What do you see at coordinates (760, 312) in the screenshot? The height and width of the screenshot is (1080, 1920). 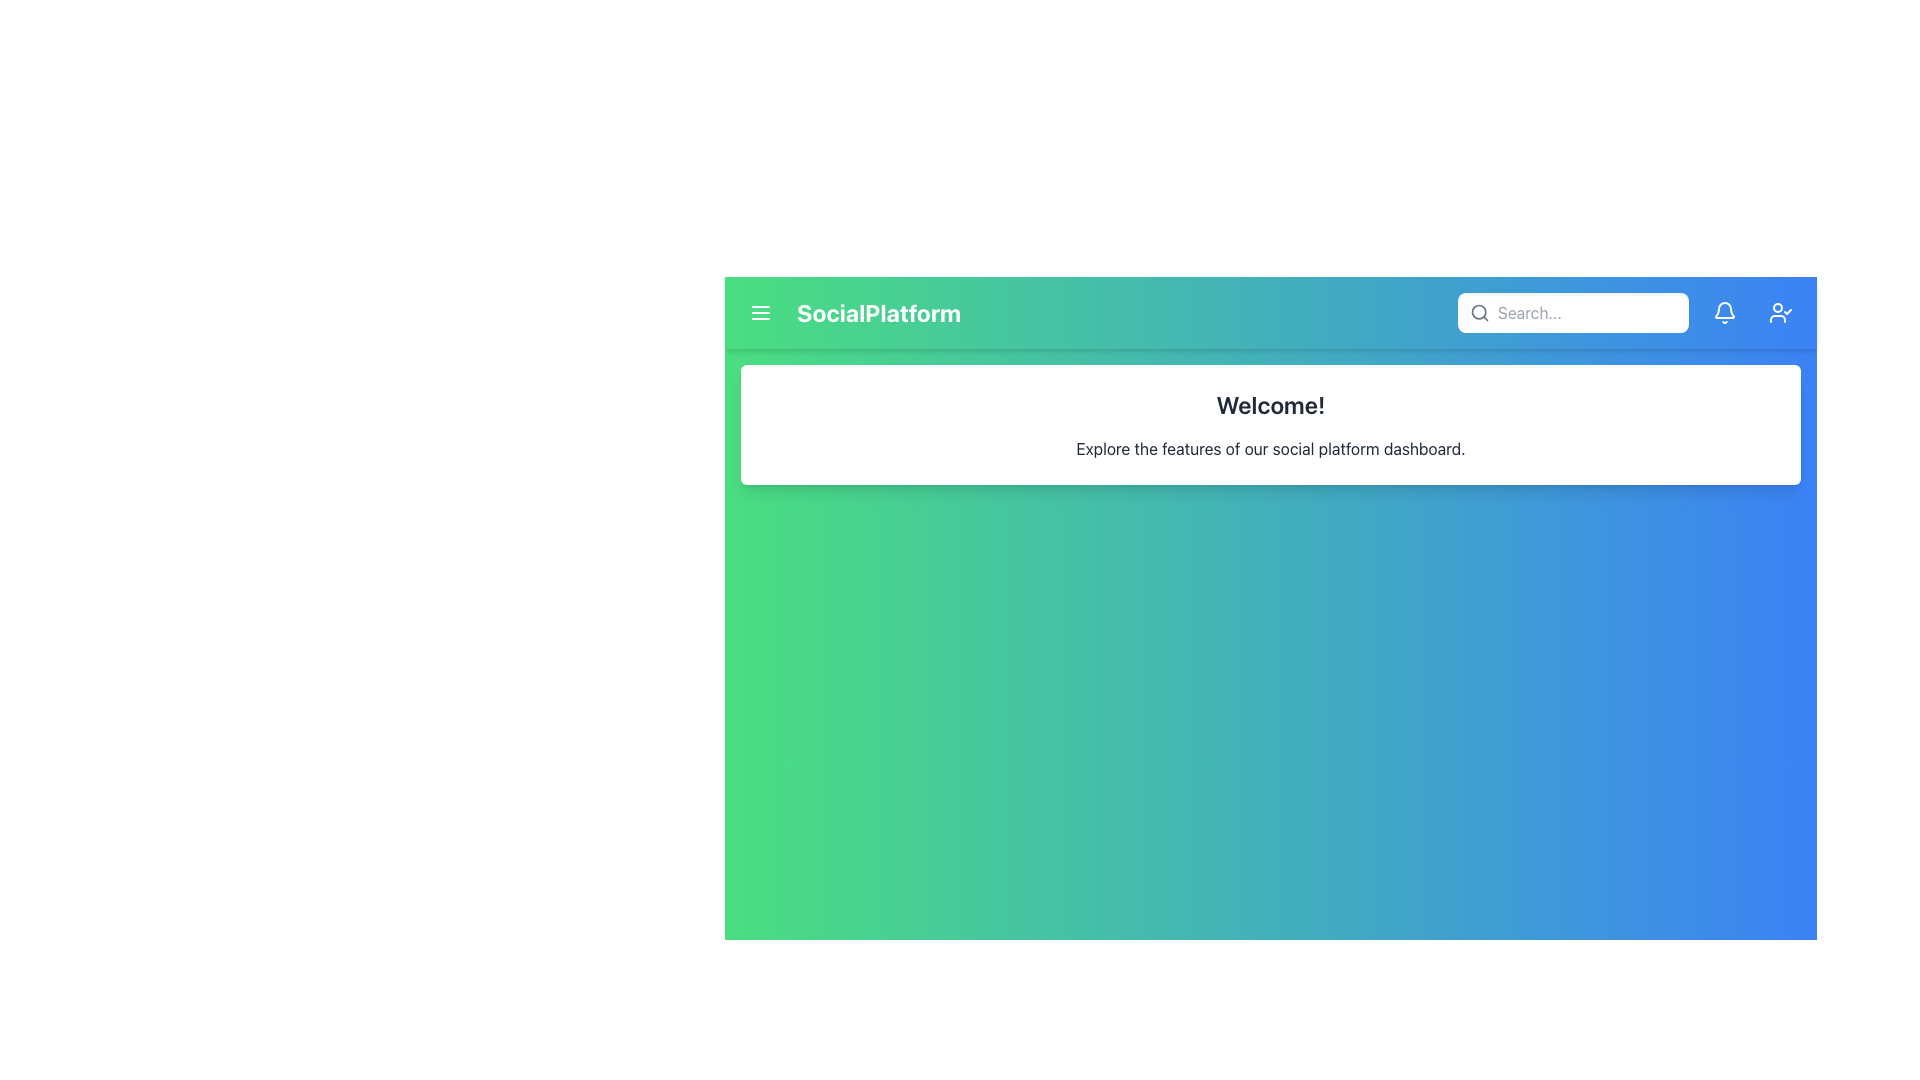 I see `the menu button located on the left side of the top navigation bar, adjacent to the text 'SocialPlatform'` at bounding box center [760, 312].